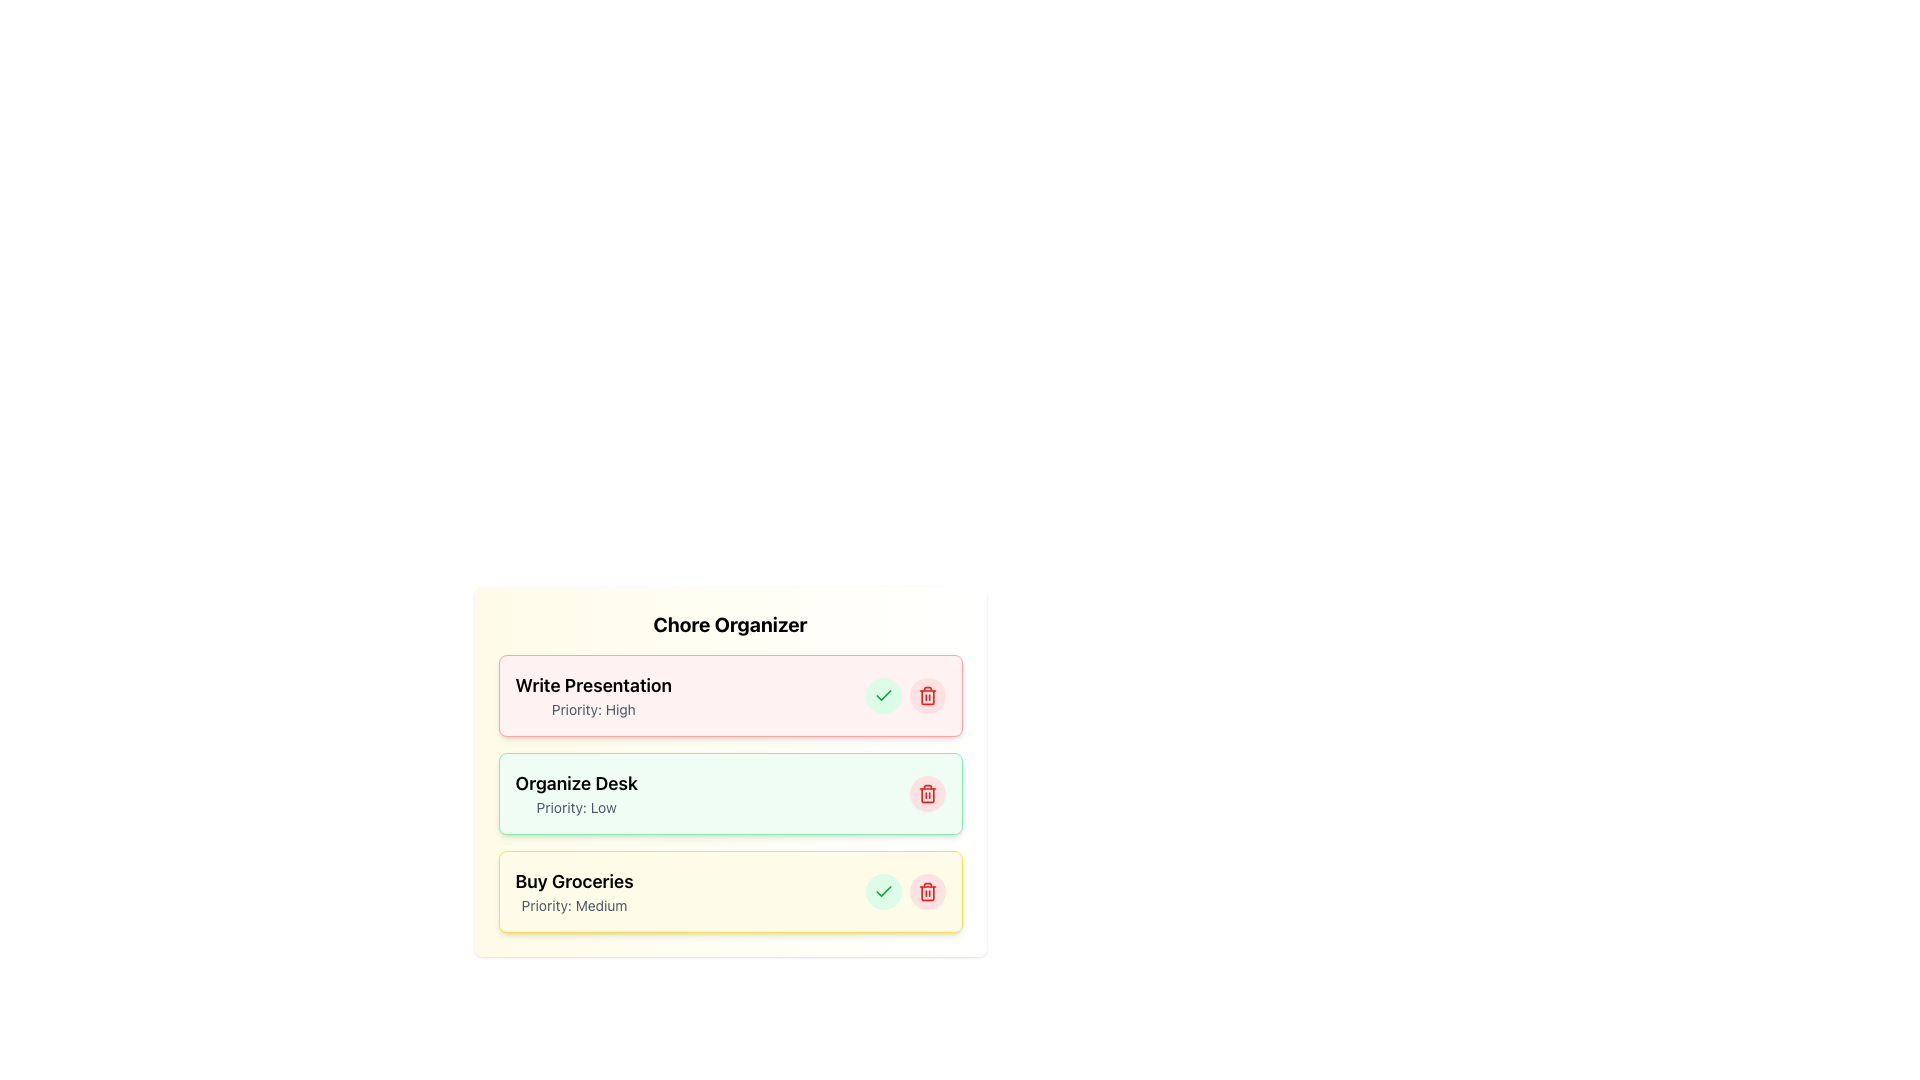 The width and height of the screenshot is (1920, 1080). What do you see at coordinates (882, 890) in the screenshot?
I see `the circular button with a green checkmark icon` at bounding box center [882, 890].